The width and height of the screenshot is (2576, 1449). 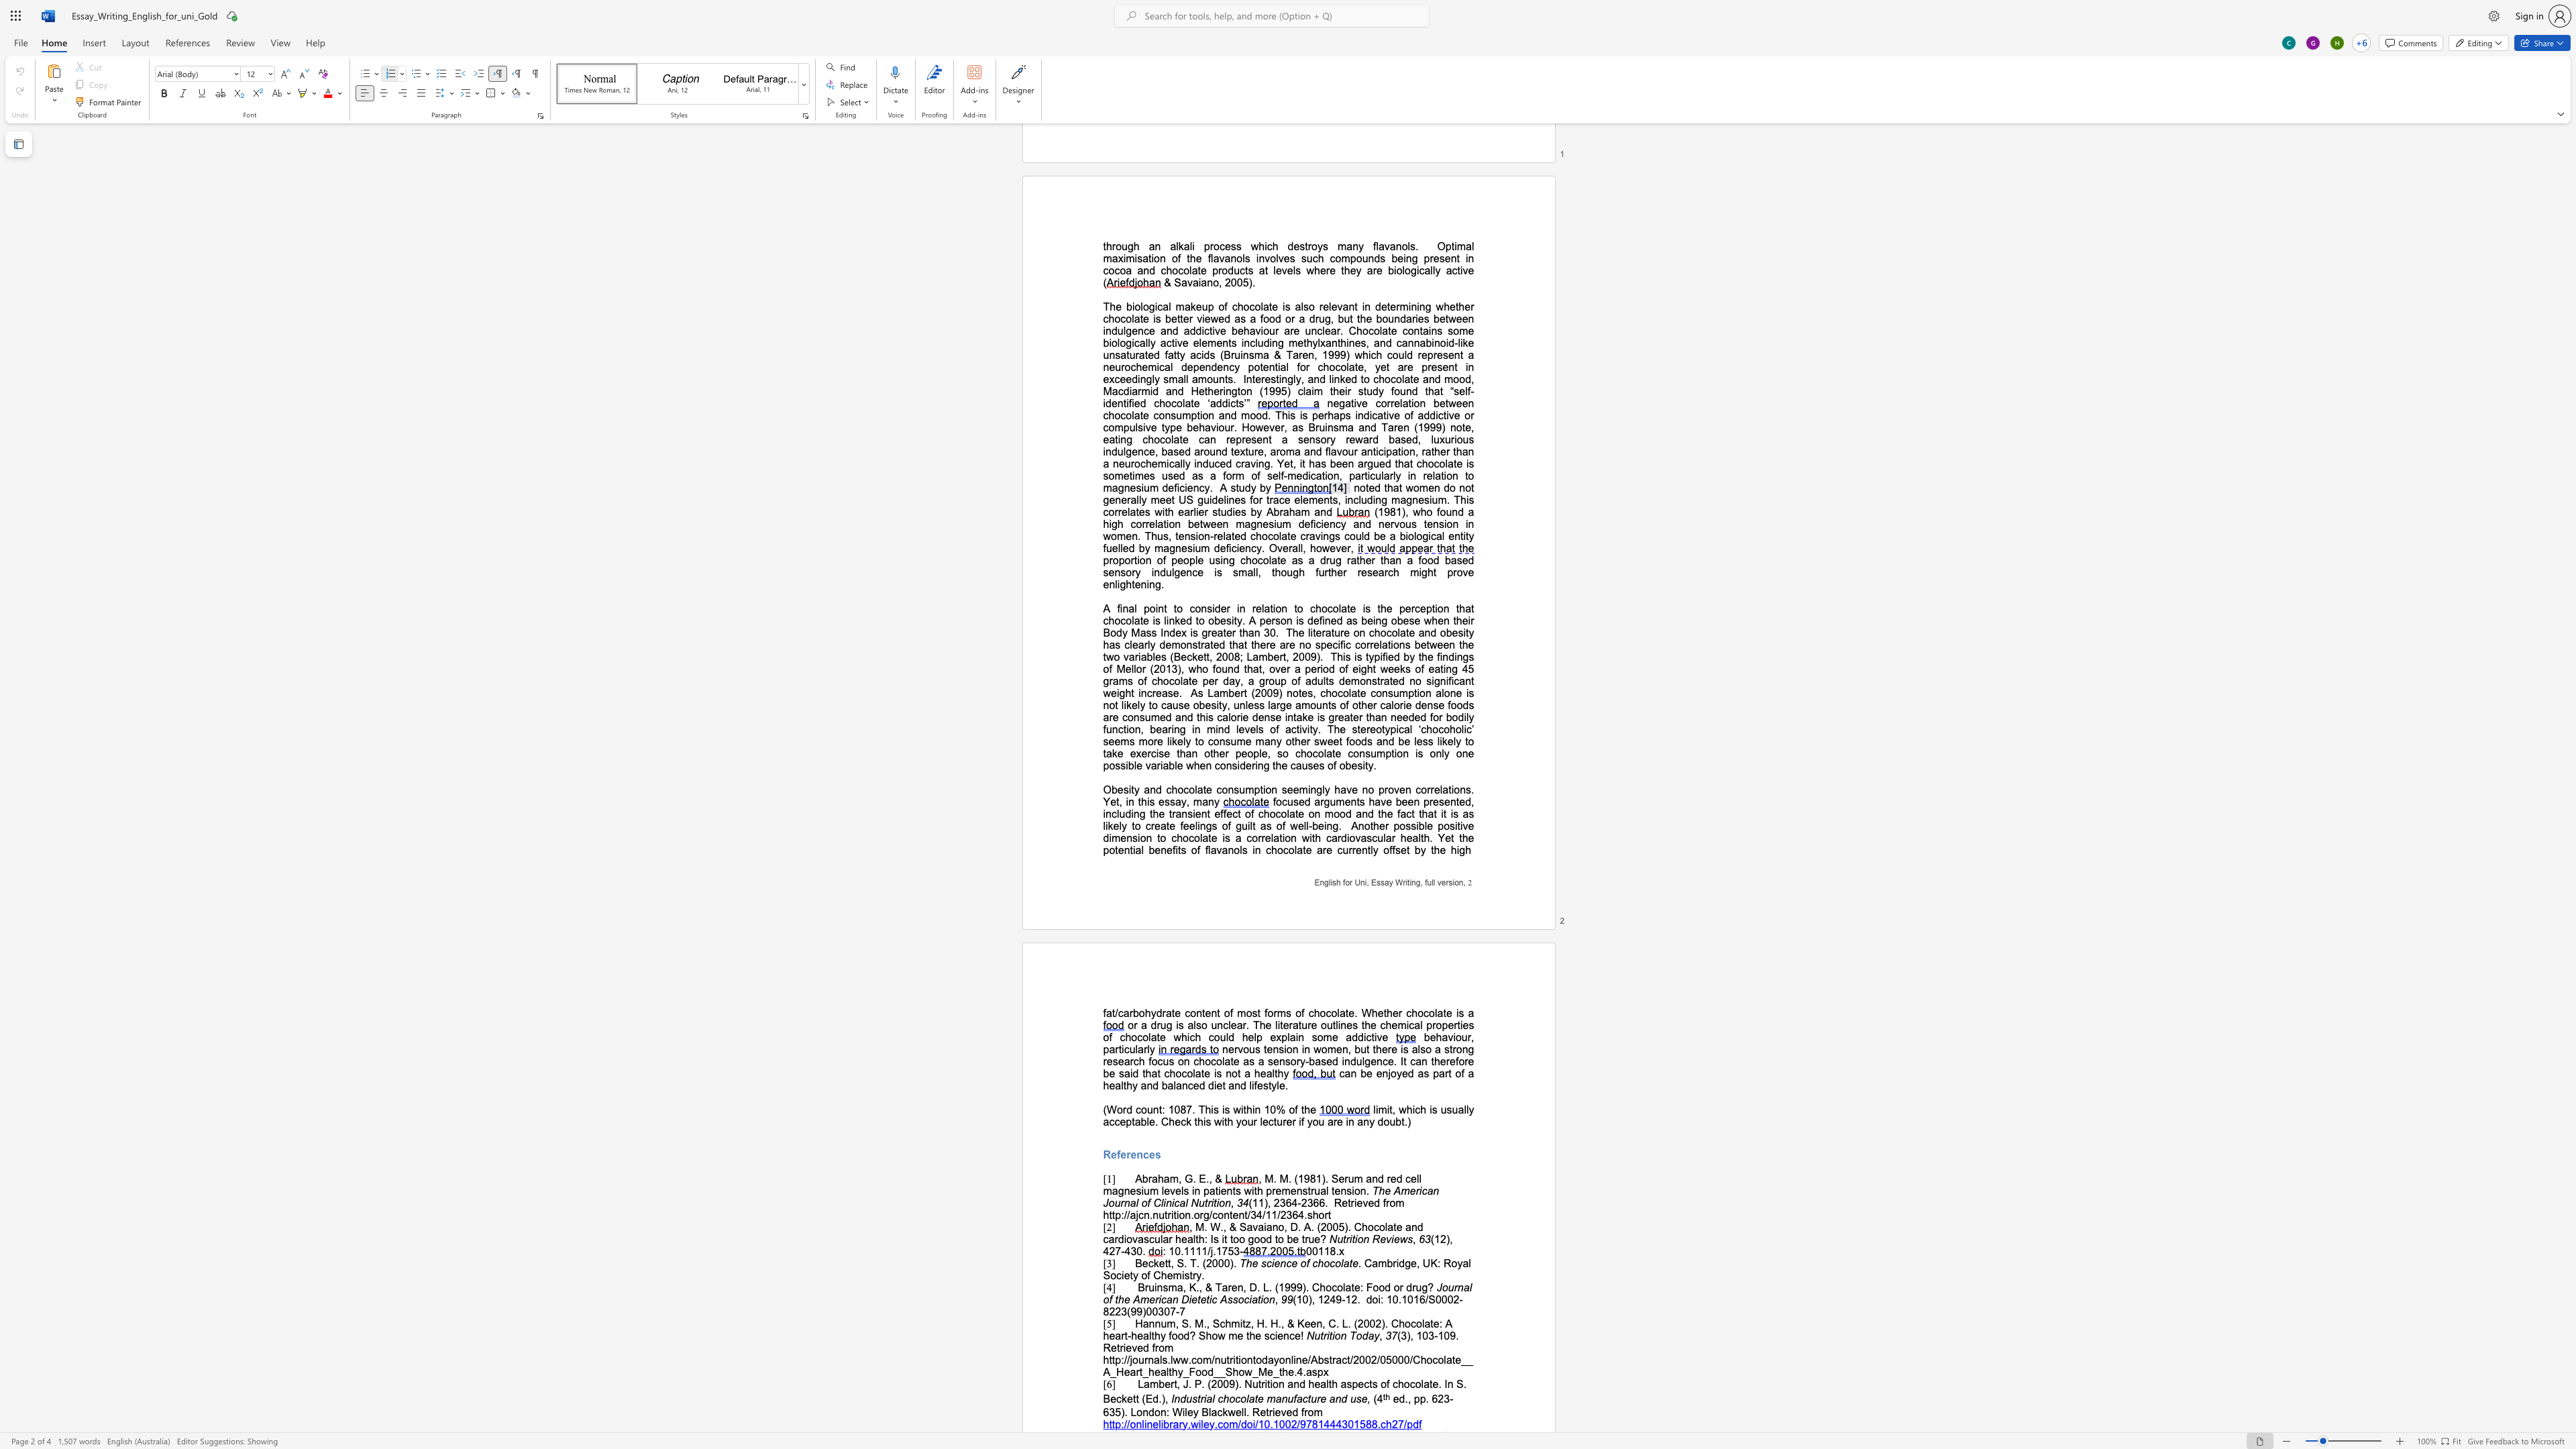 I want to click on the space between the continuous character "0" and "2" in the text, so click(x=1452, y=1299).